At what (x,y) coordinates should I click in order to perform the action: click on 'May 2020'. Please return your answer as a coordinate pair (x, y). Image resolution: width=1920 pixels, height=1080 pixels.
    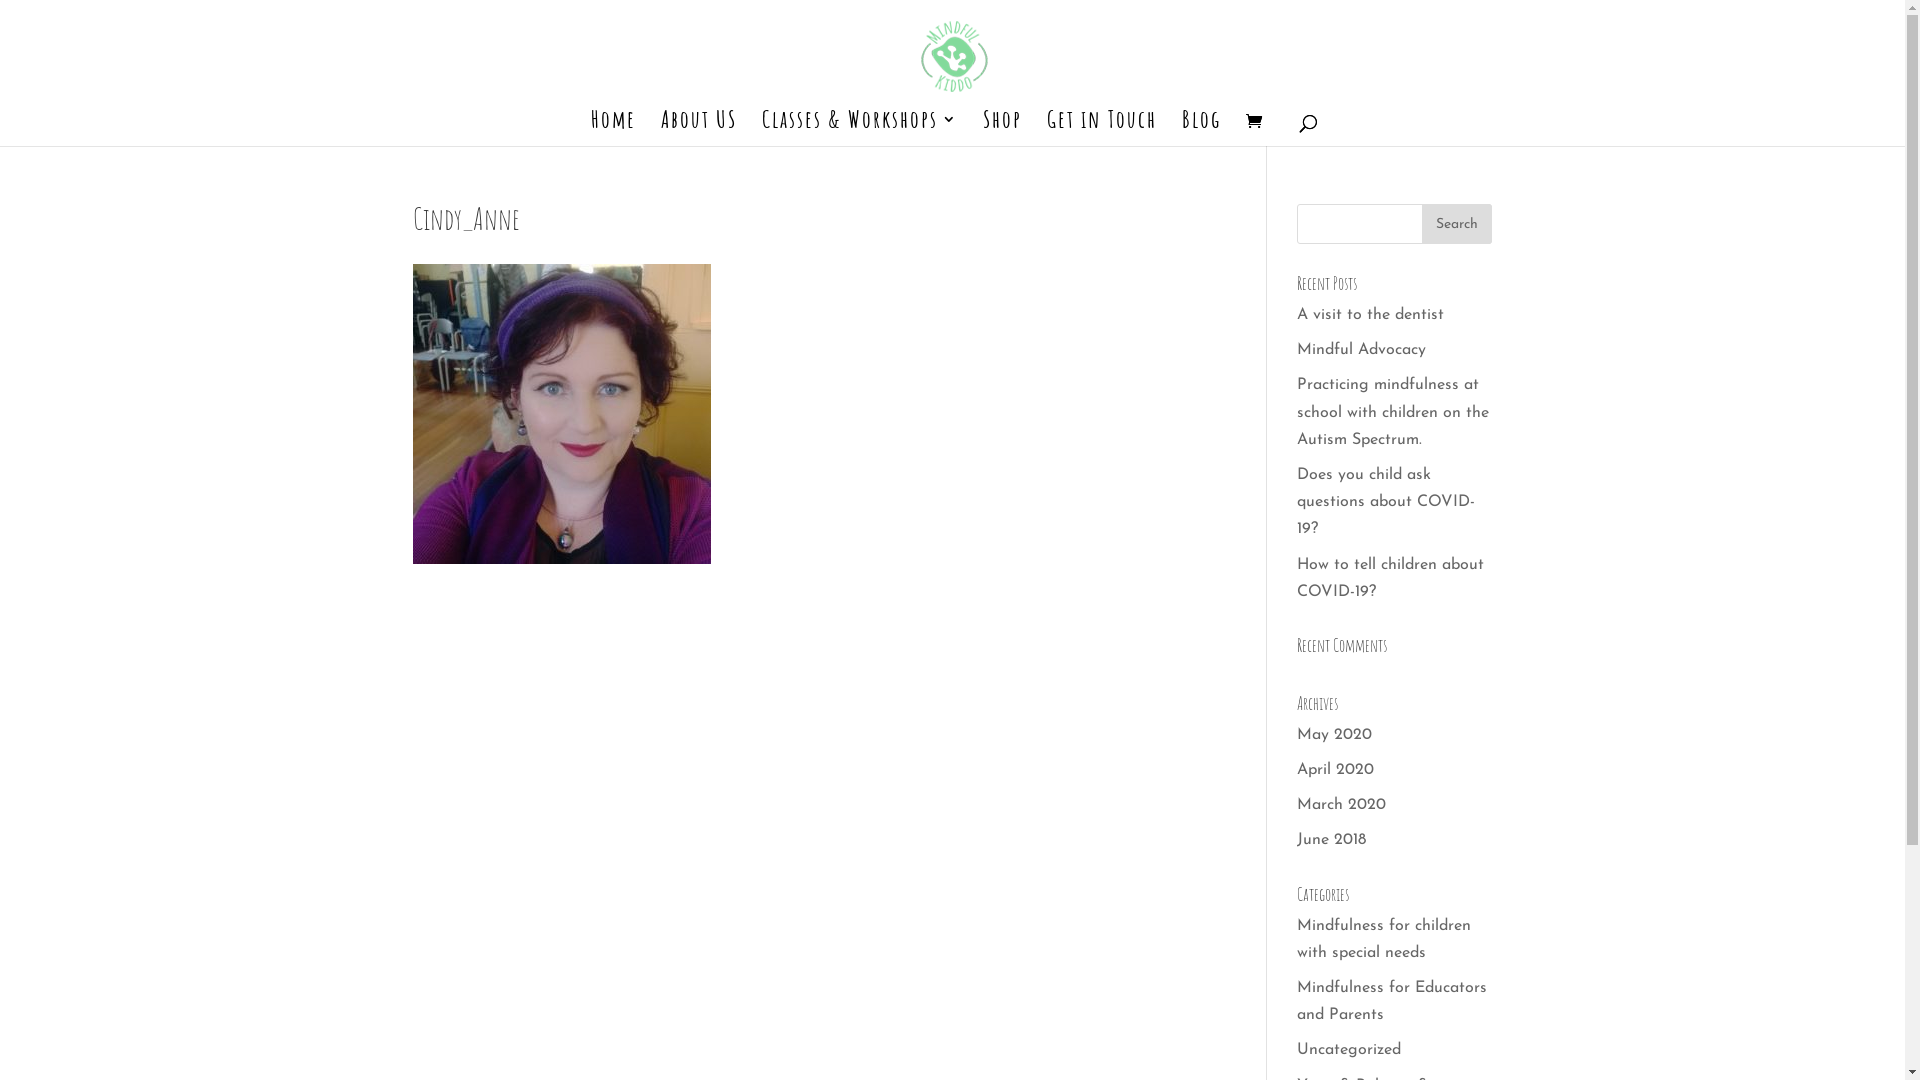
    Looking at the image, I should click on (1334, 735).